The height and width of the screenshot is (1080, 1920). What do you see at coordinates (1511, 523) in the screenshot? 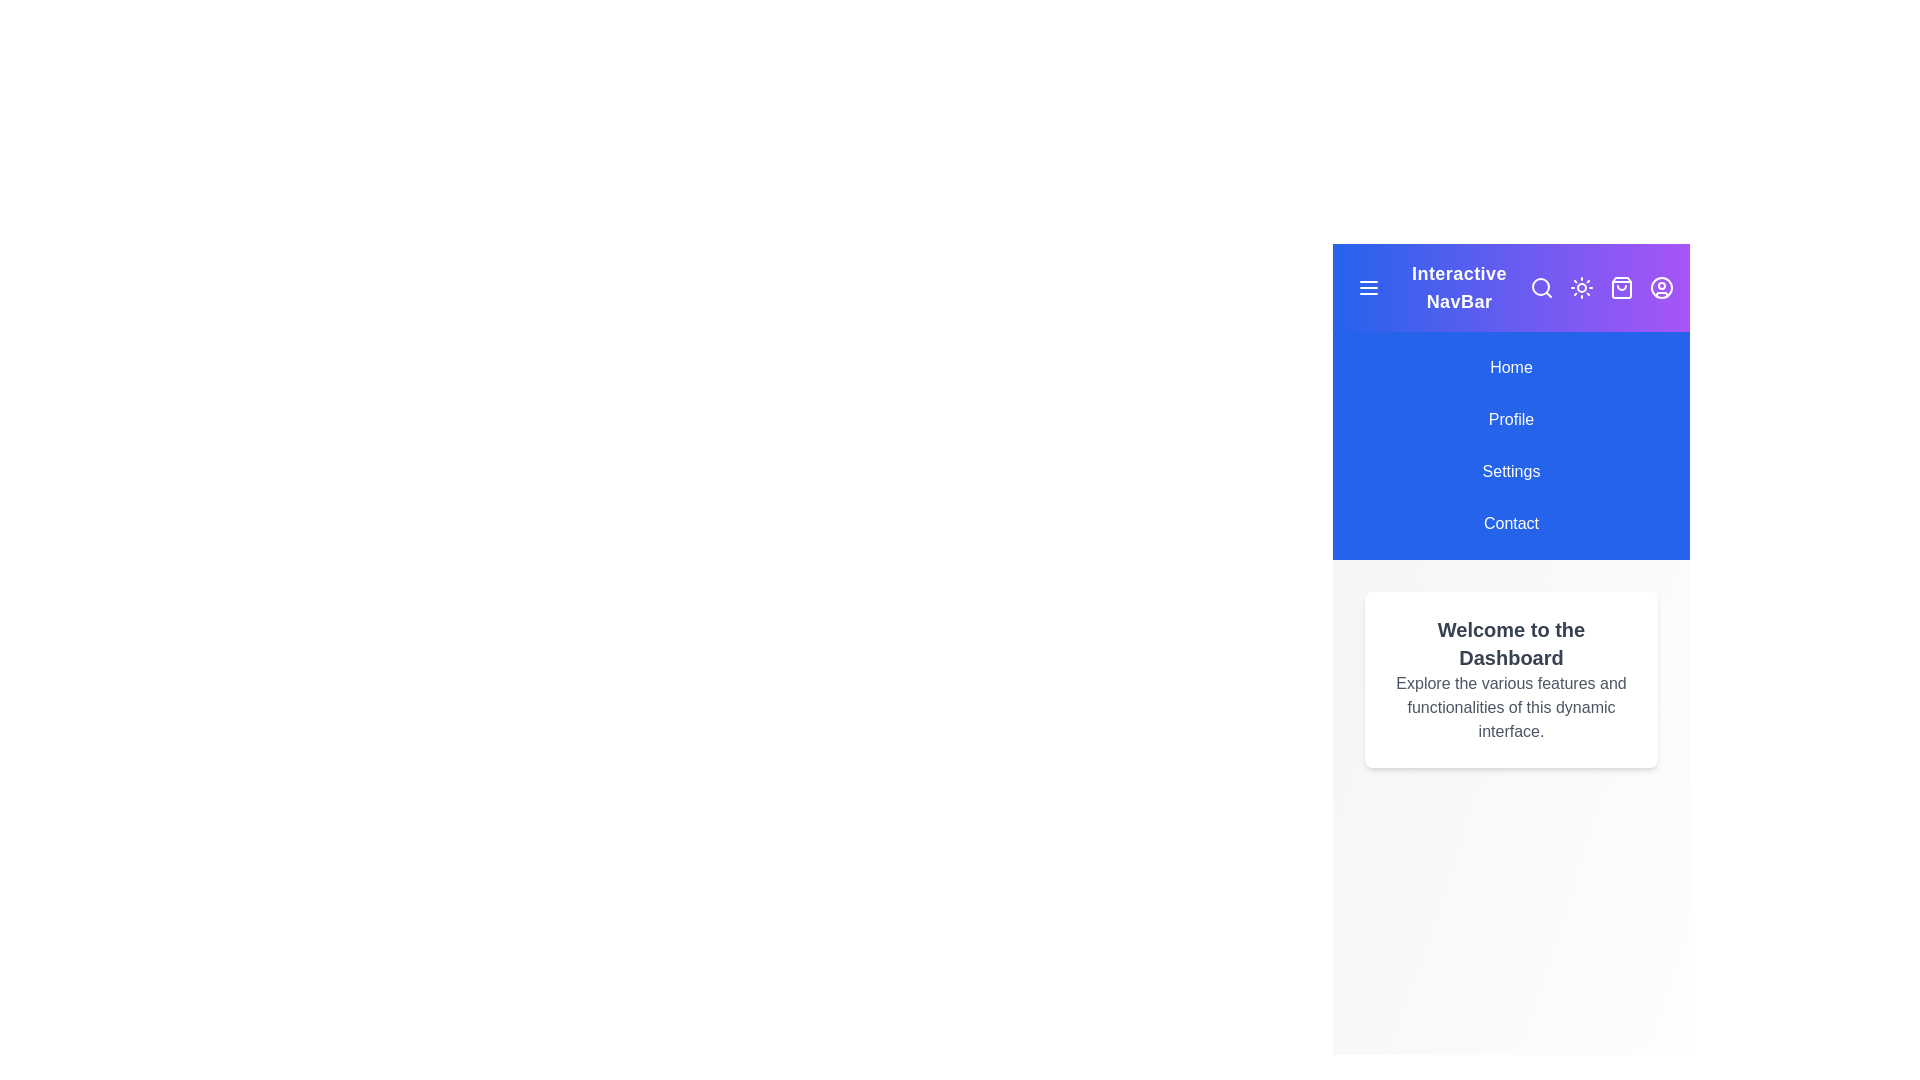
I see `the navigation item Contact` at bounding box center [1511, 523].